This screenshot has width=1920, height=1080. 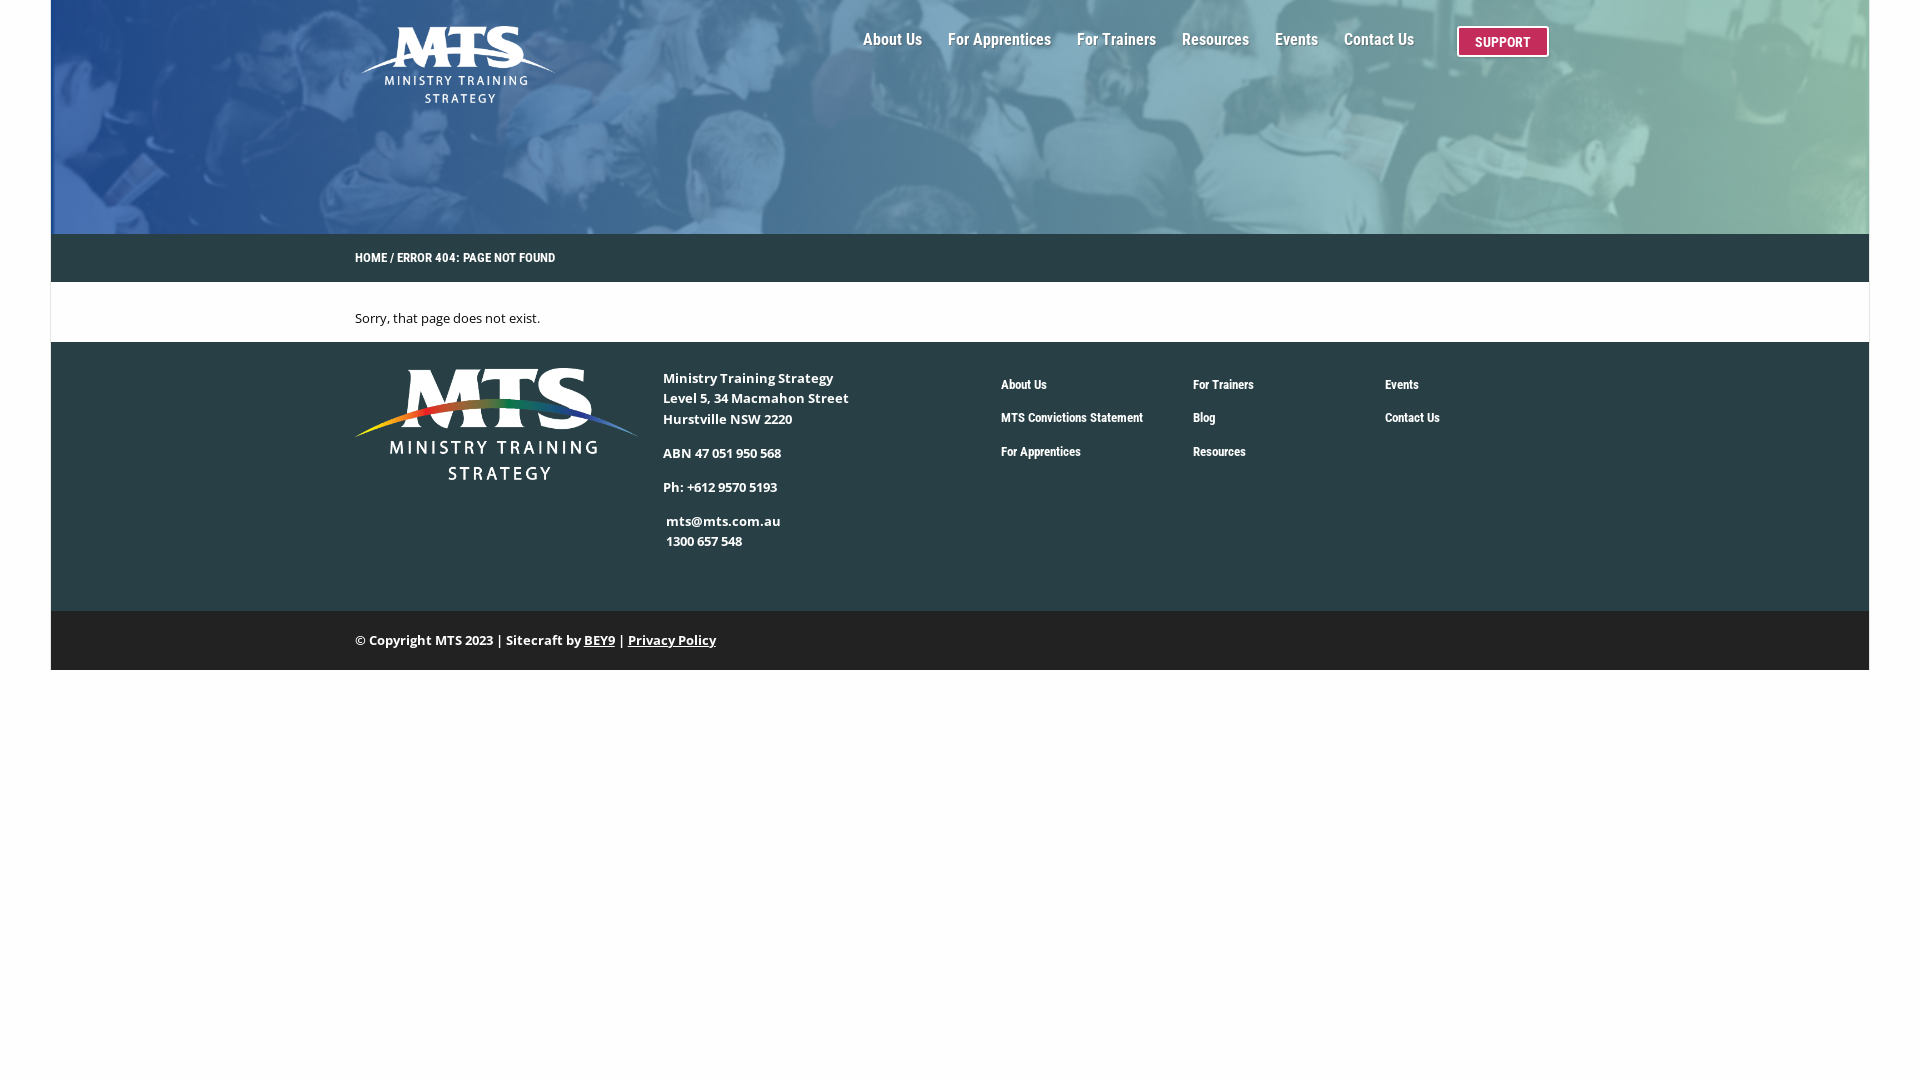 What do you see at coordinates (1400, 385) in the screenshot?
I see `'Events'` at bounding box center [1400, 385].